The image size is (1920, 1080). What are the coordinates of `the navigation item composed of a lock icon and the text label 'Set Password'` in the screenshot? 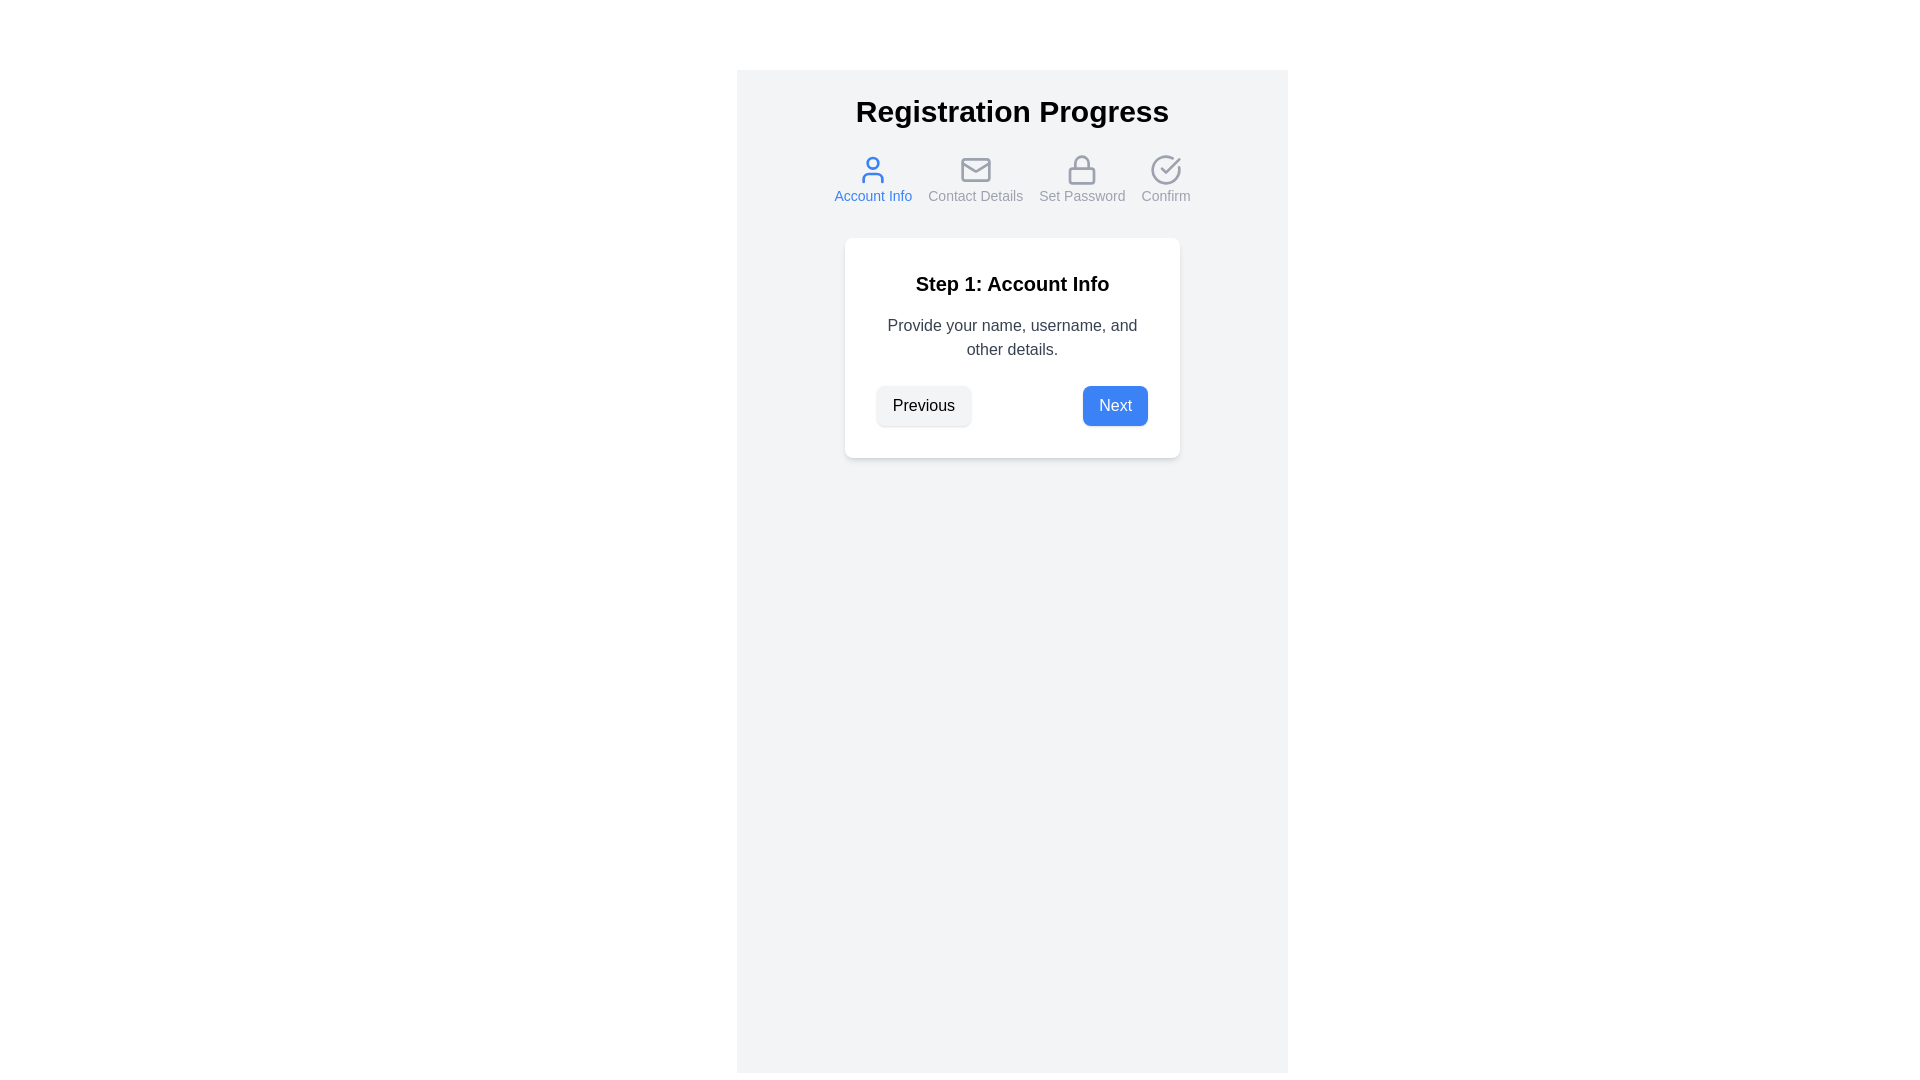 It's located at (1081, 180).